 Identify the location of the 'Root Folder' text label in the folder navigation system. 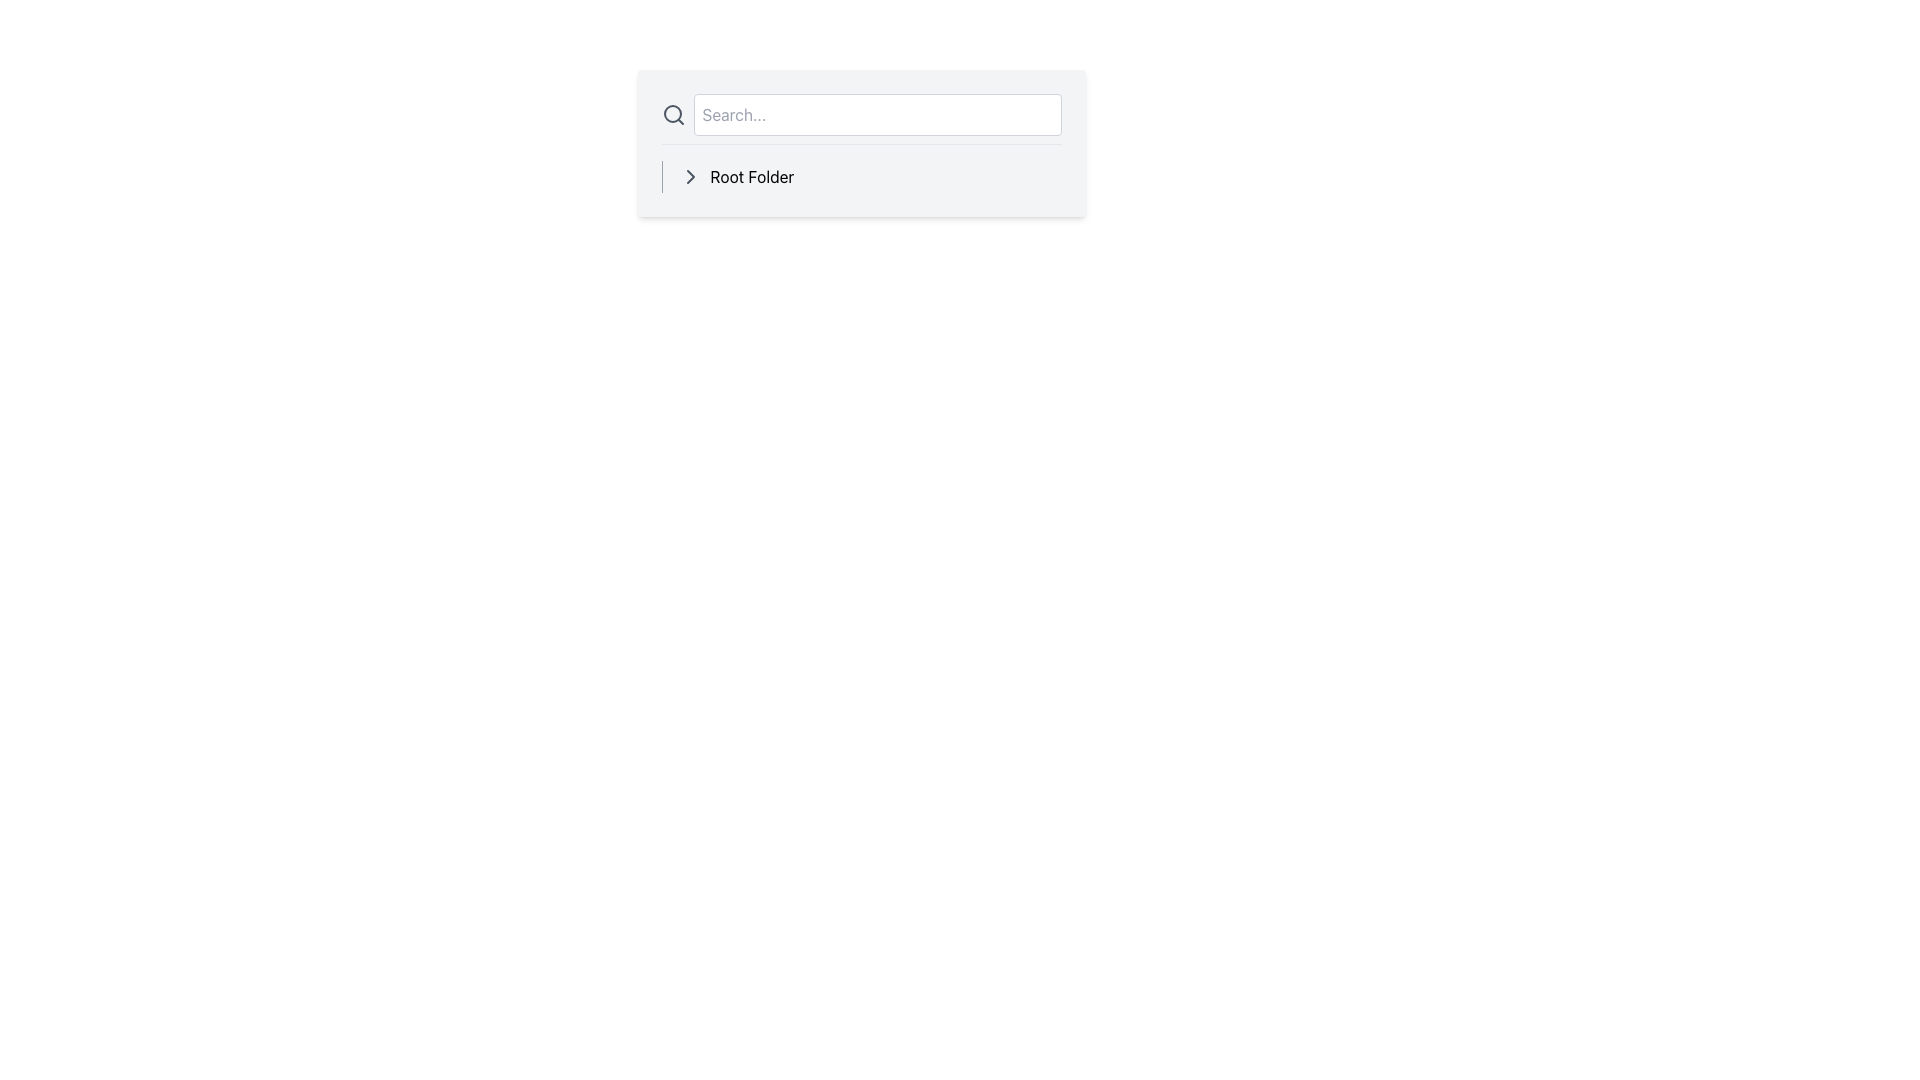
(751, 176).